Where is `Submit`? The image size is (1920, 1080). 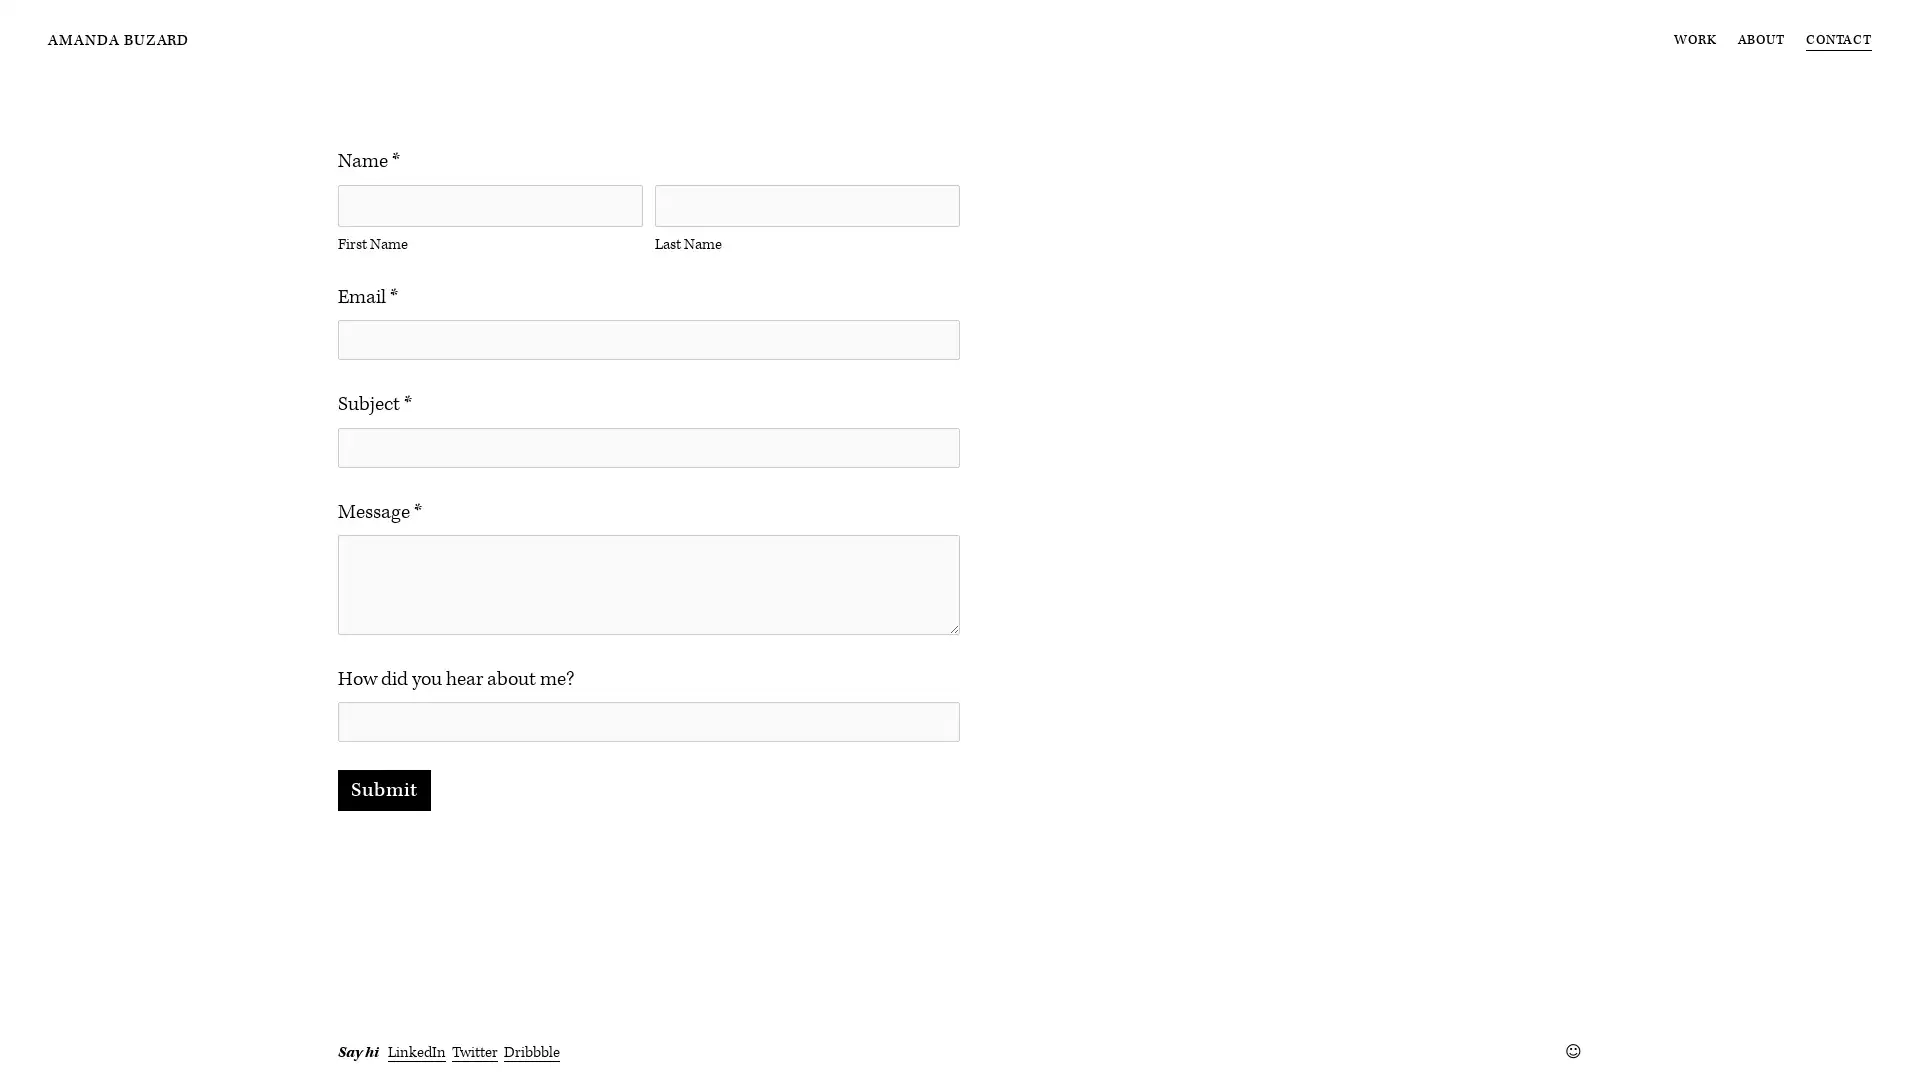
Submit is located at coordinates (384, 847).